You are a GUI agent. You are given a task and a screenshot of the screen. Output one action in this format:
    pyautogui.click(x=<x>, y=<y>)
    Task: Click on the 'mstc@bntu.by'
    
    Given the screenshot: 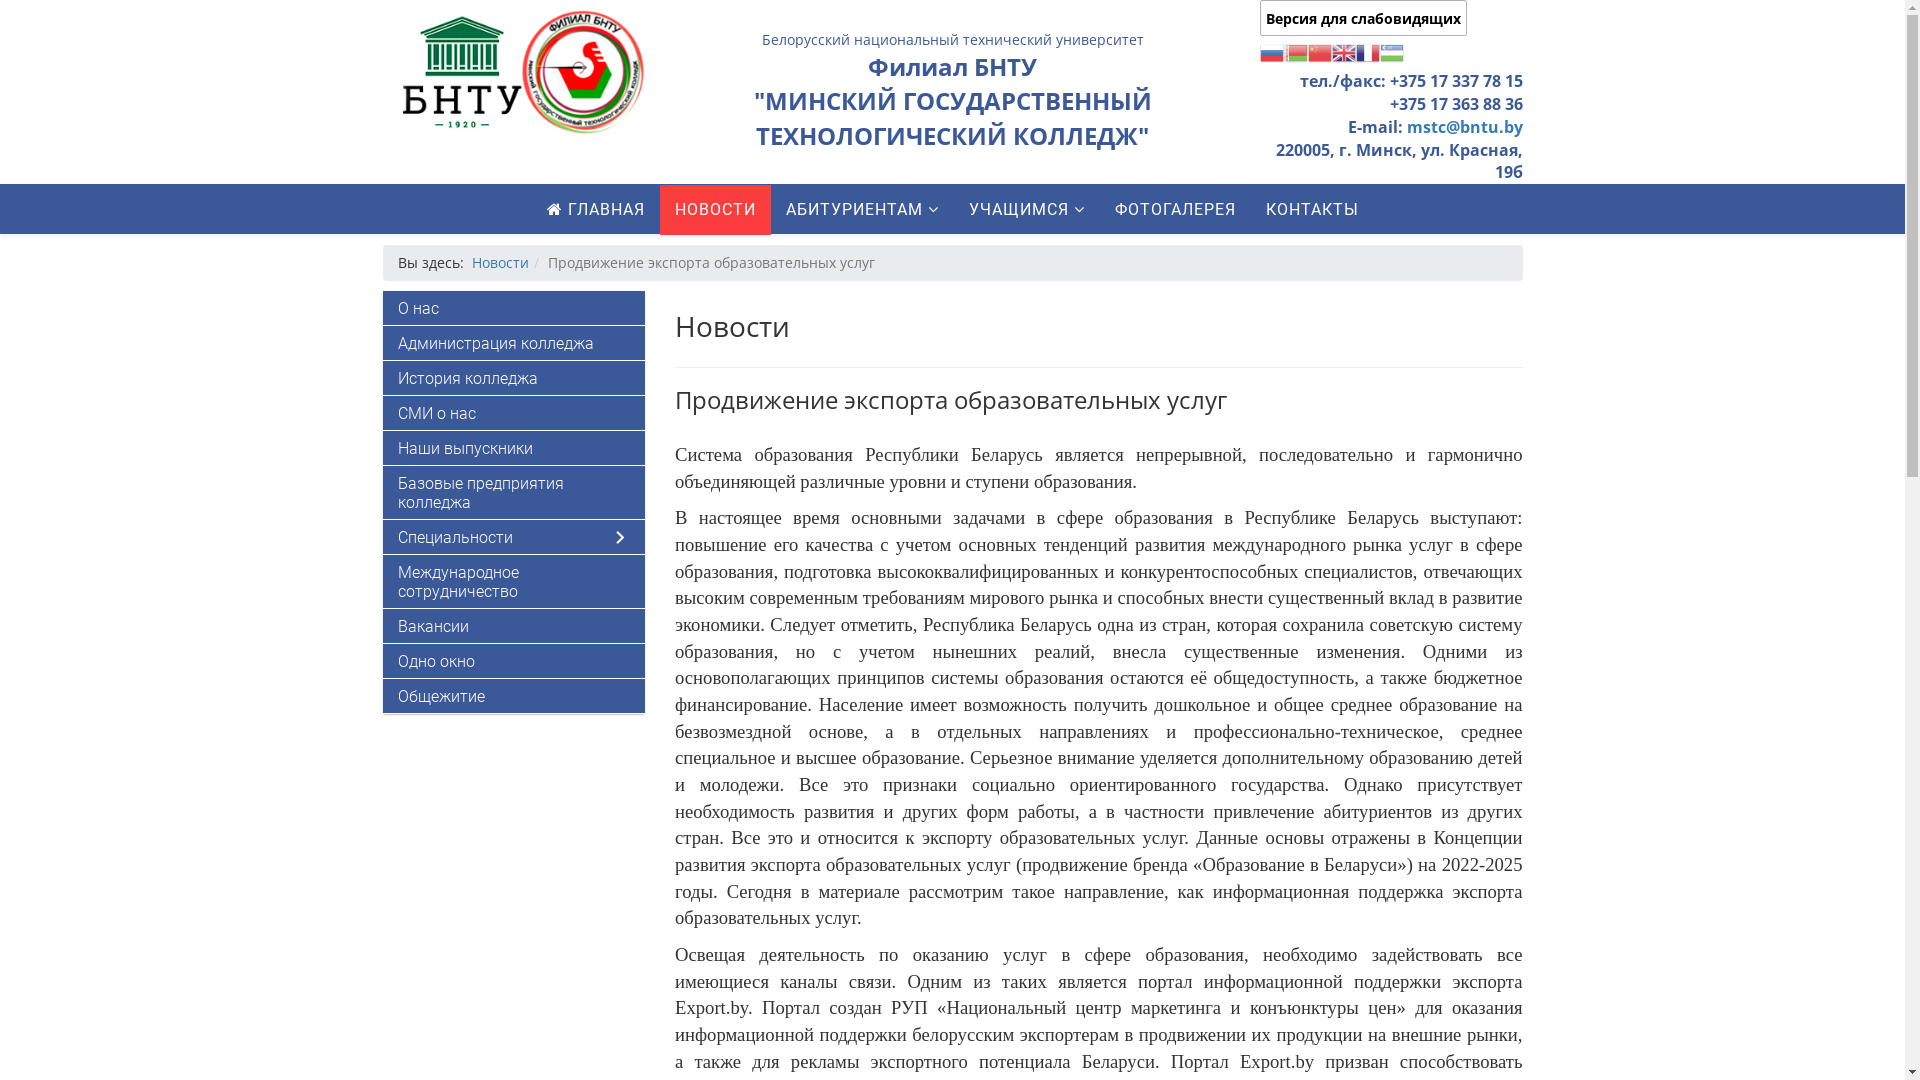 What is the action you would take?
    pyautogui.click(x=1405, y=127)
    